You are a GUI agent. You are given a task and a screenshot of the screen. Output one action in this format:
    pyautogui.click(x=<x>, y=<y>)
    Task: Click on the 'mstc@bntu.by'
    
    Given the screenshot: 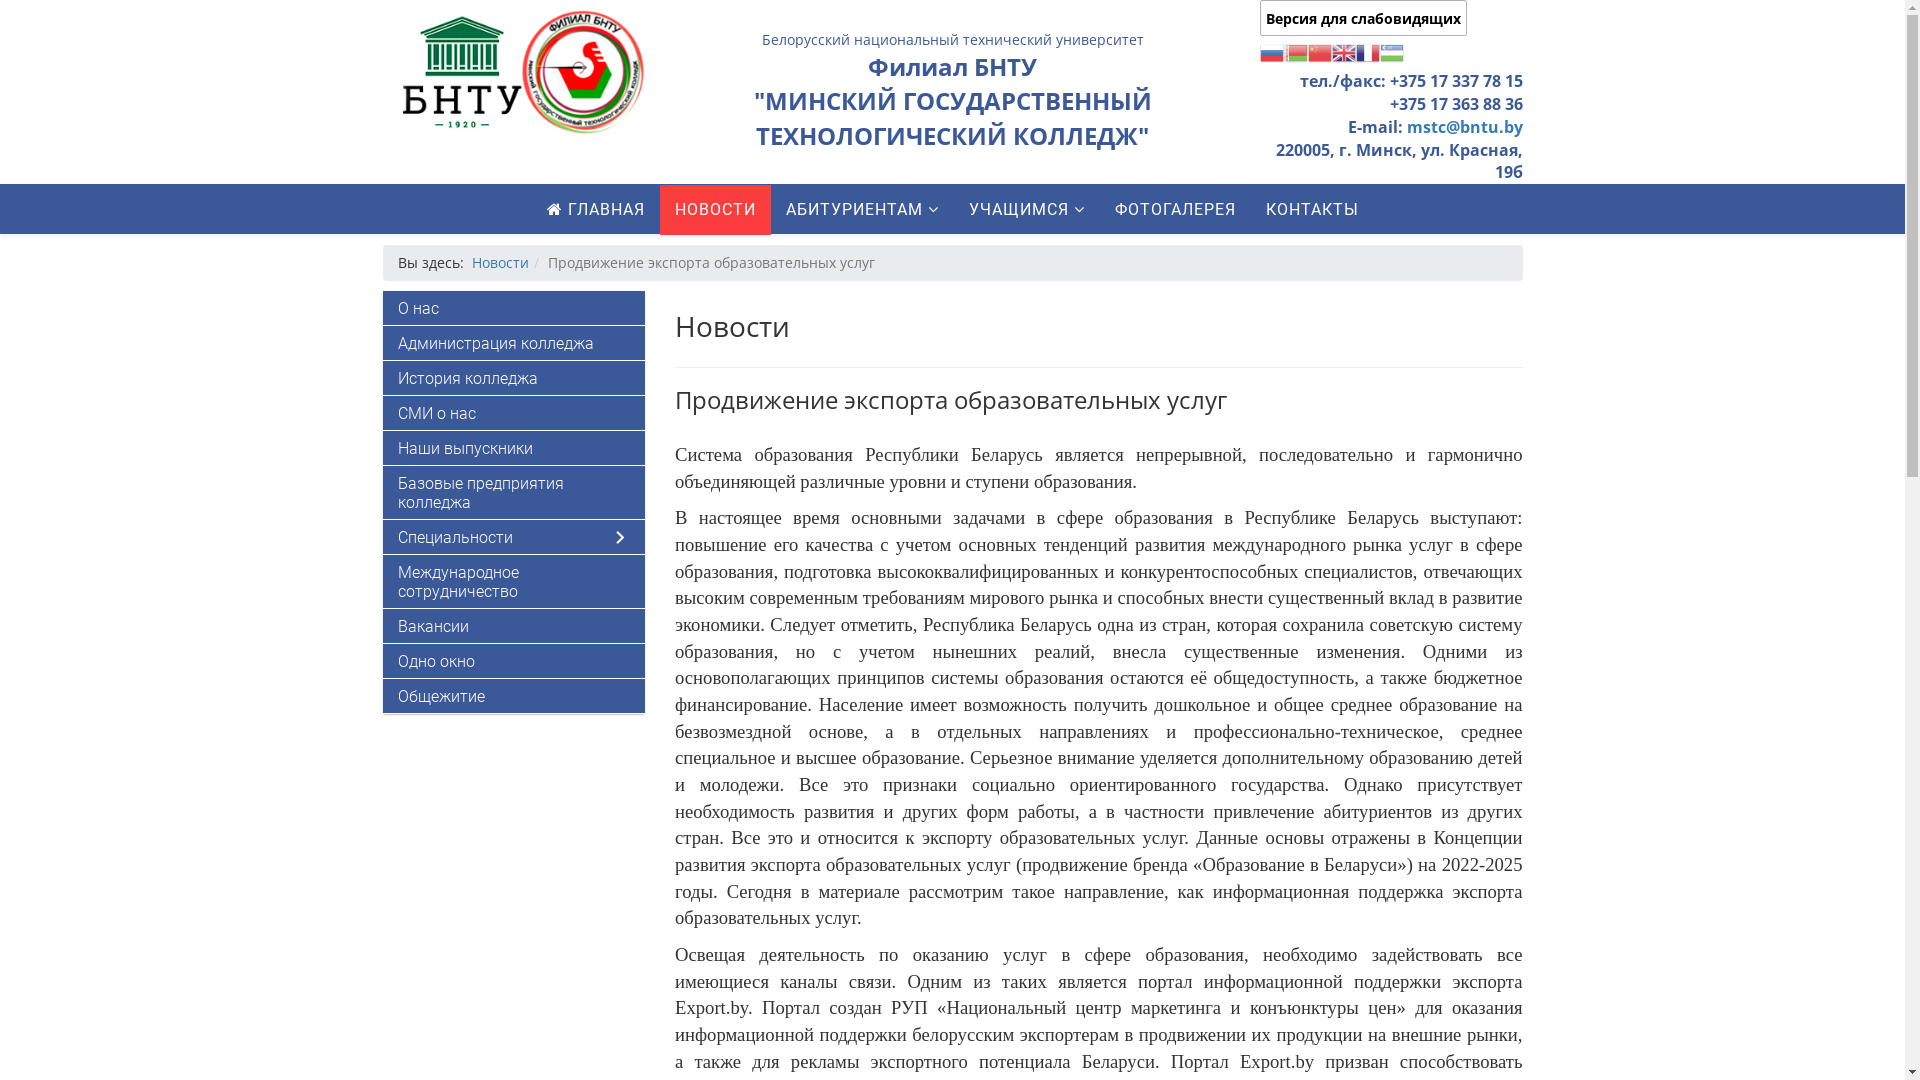 What is the action you would take?
    pyautogui.click(x=1405, y=127)
    